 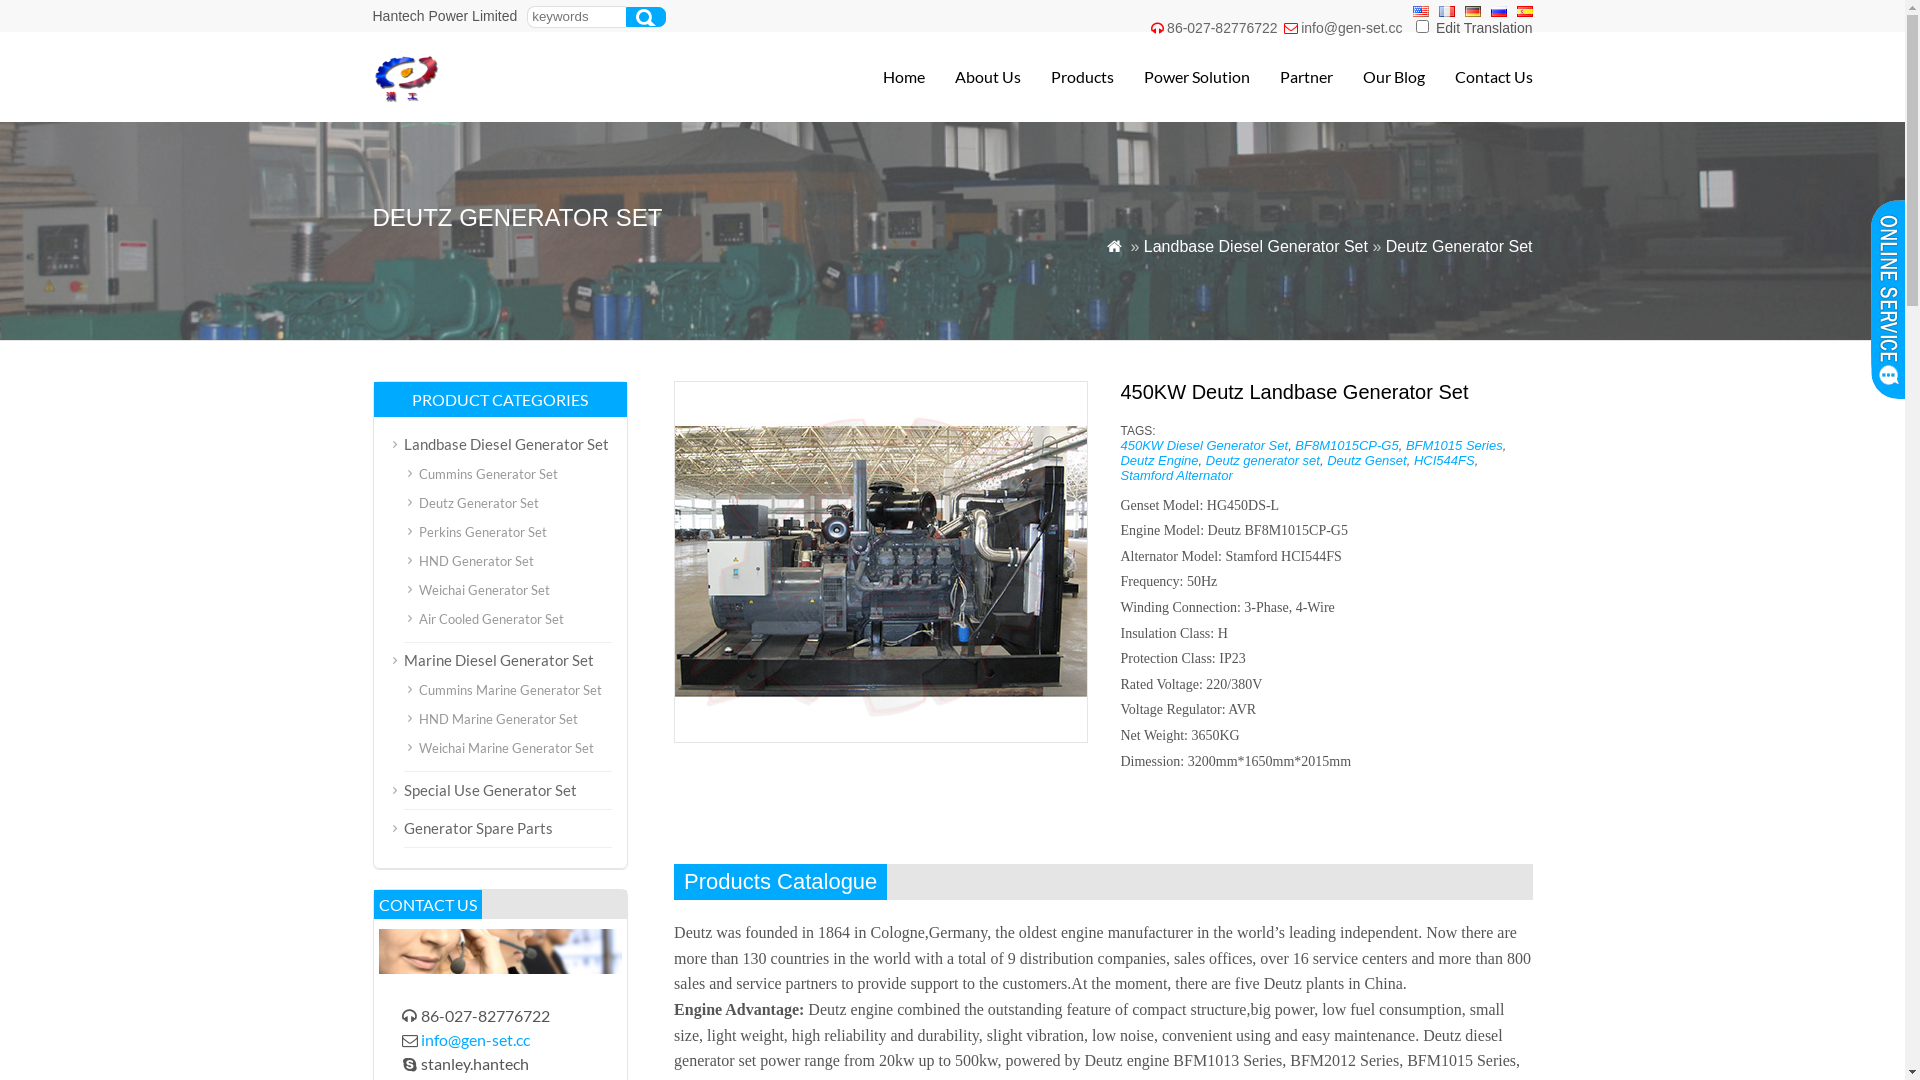 I want to click on 'info@gen-set.cc', so click(x=474, y=1038).